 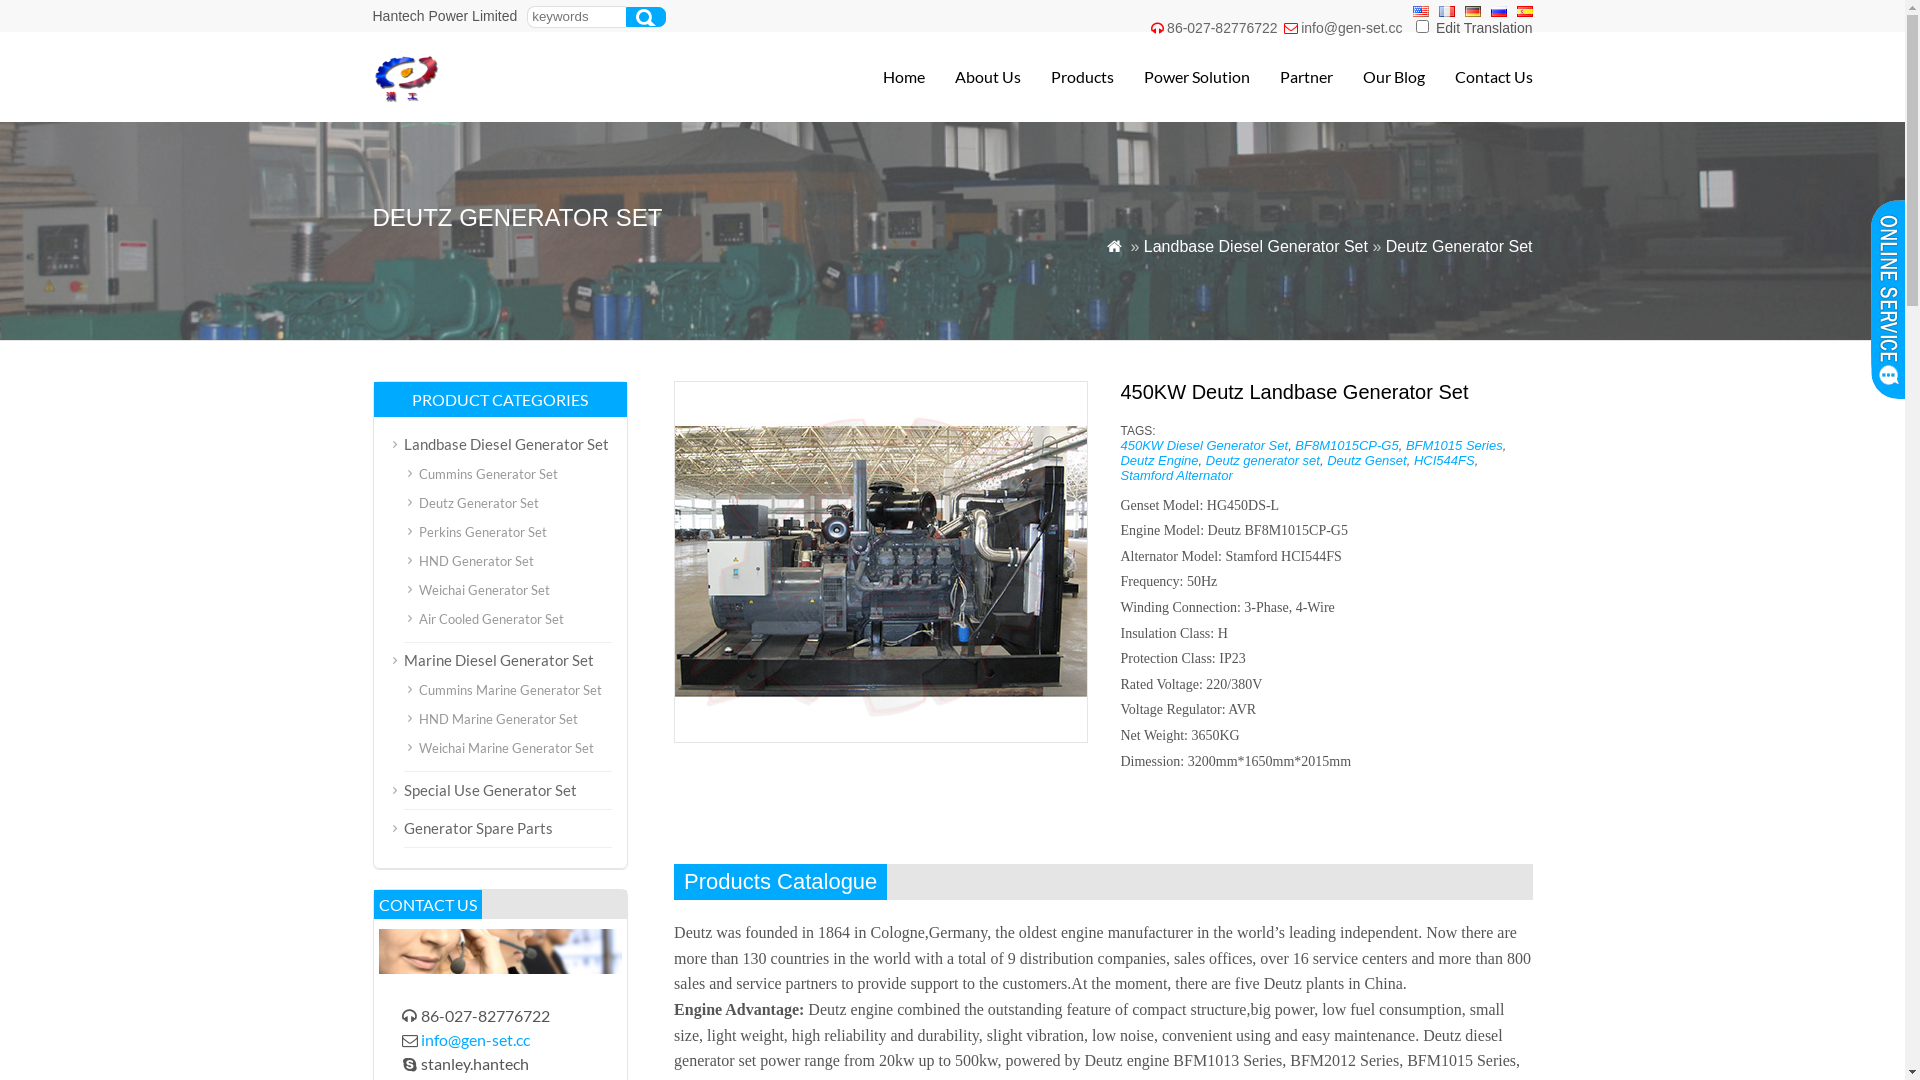 I want to click on 'info@gen-set.cc', so click(x=474, y=1038).